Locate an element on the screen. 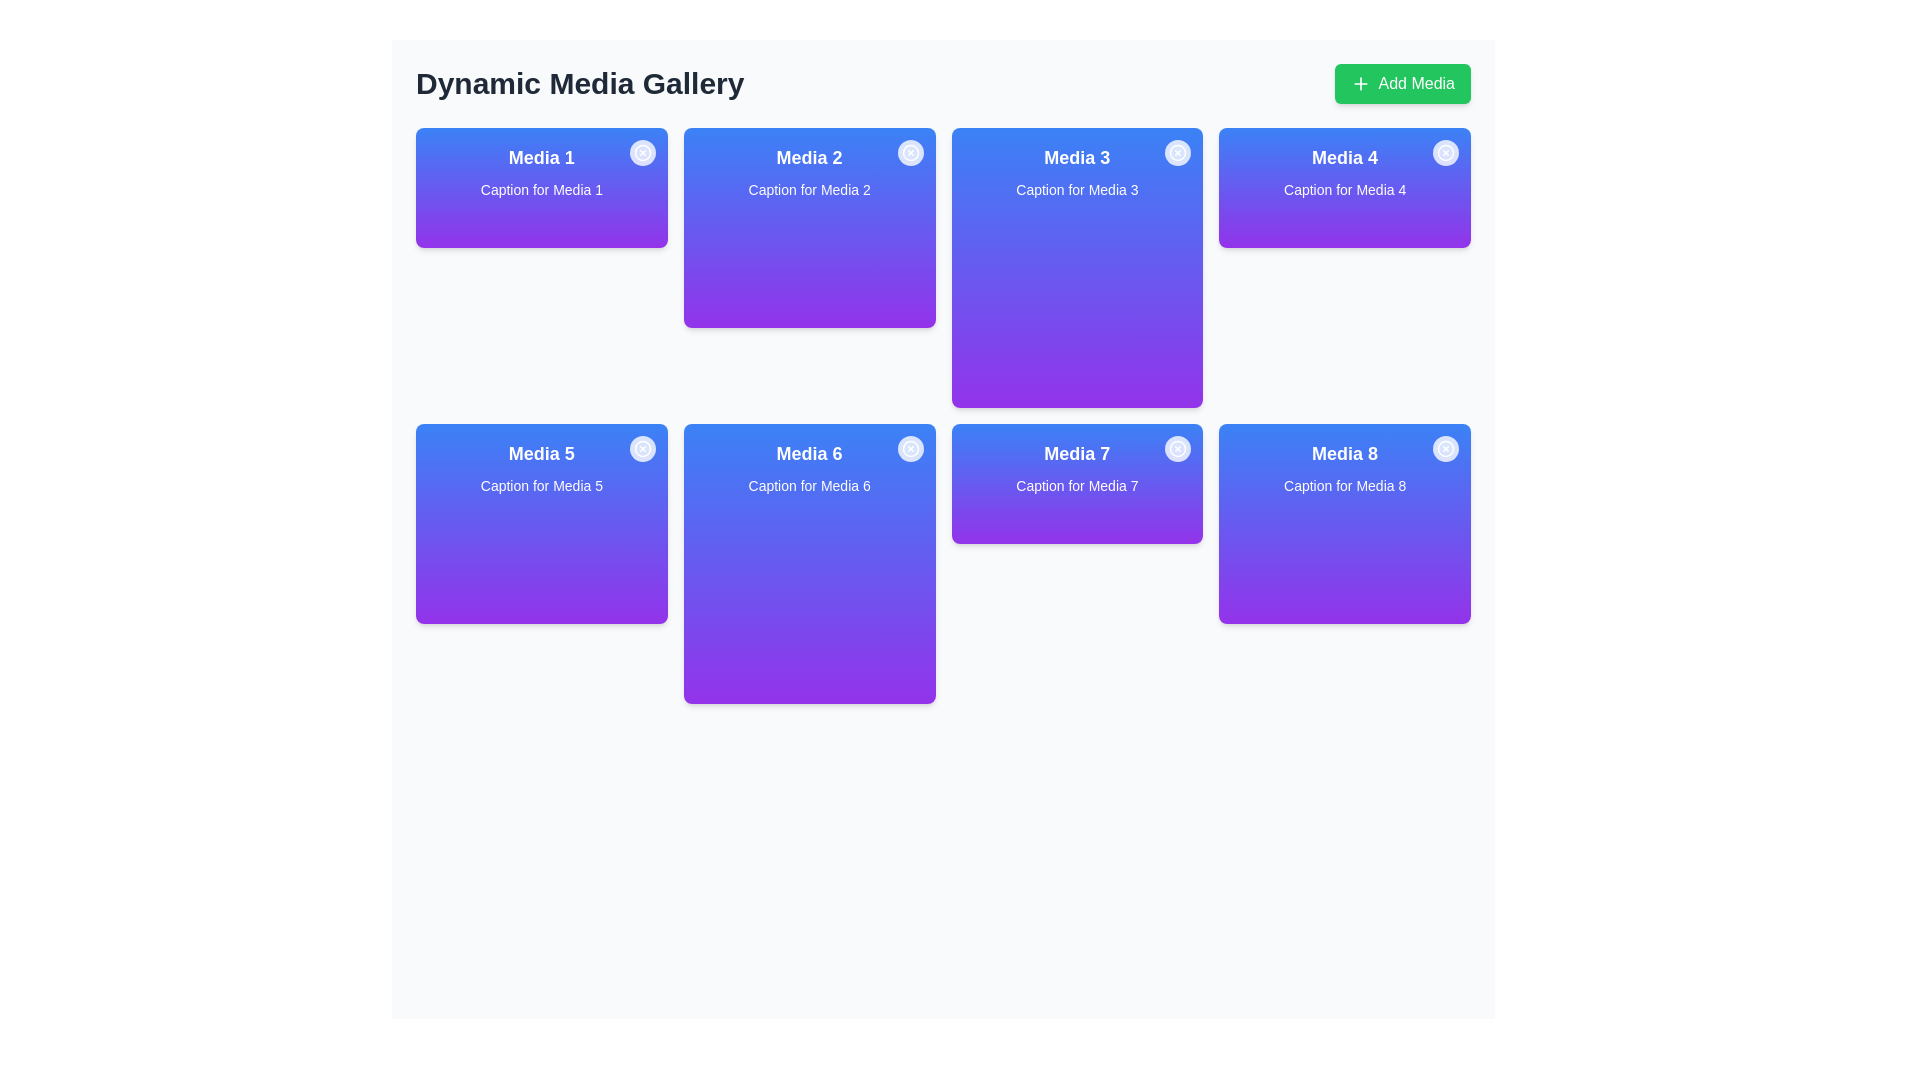 The width and height of the screenshot is (1920, 1080). the text 'Media 4' to copy it from the heading styled component located in the upper right corner of the card is located at coordinates (1345, 157).